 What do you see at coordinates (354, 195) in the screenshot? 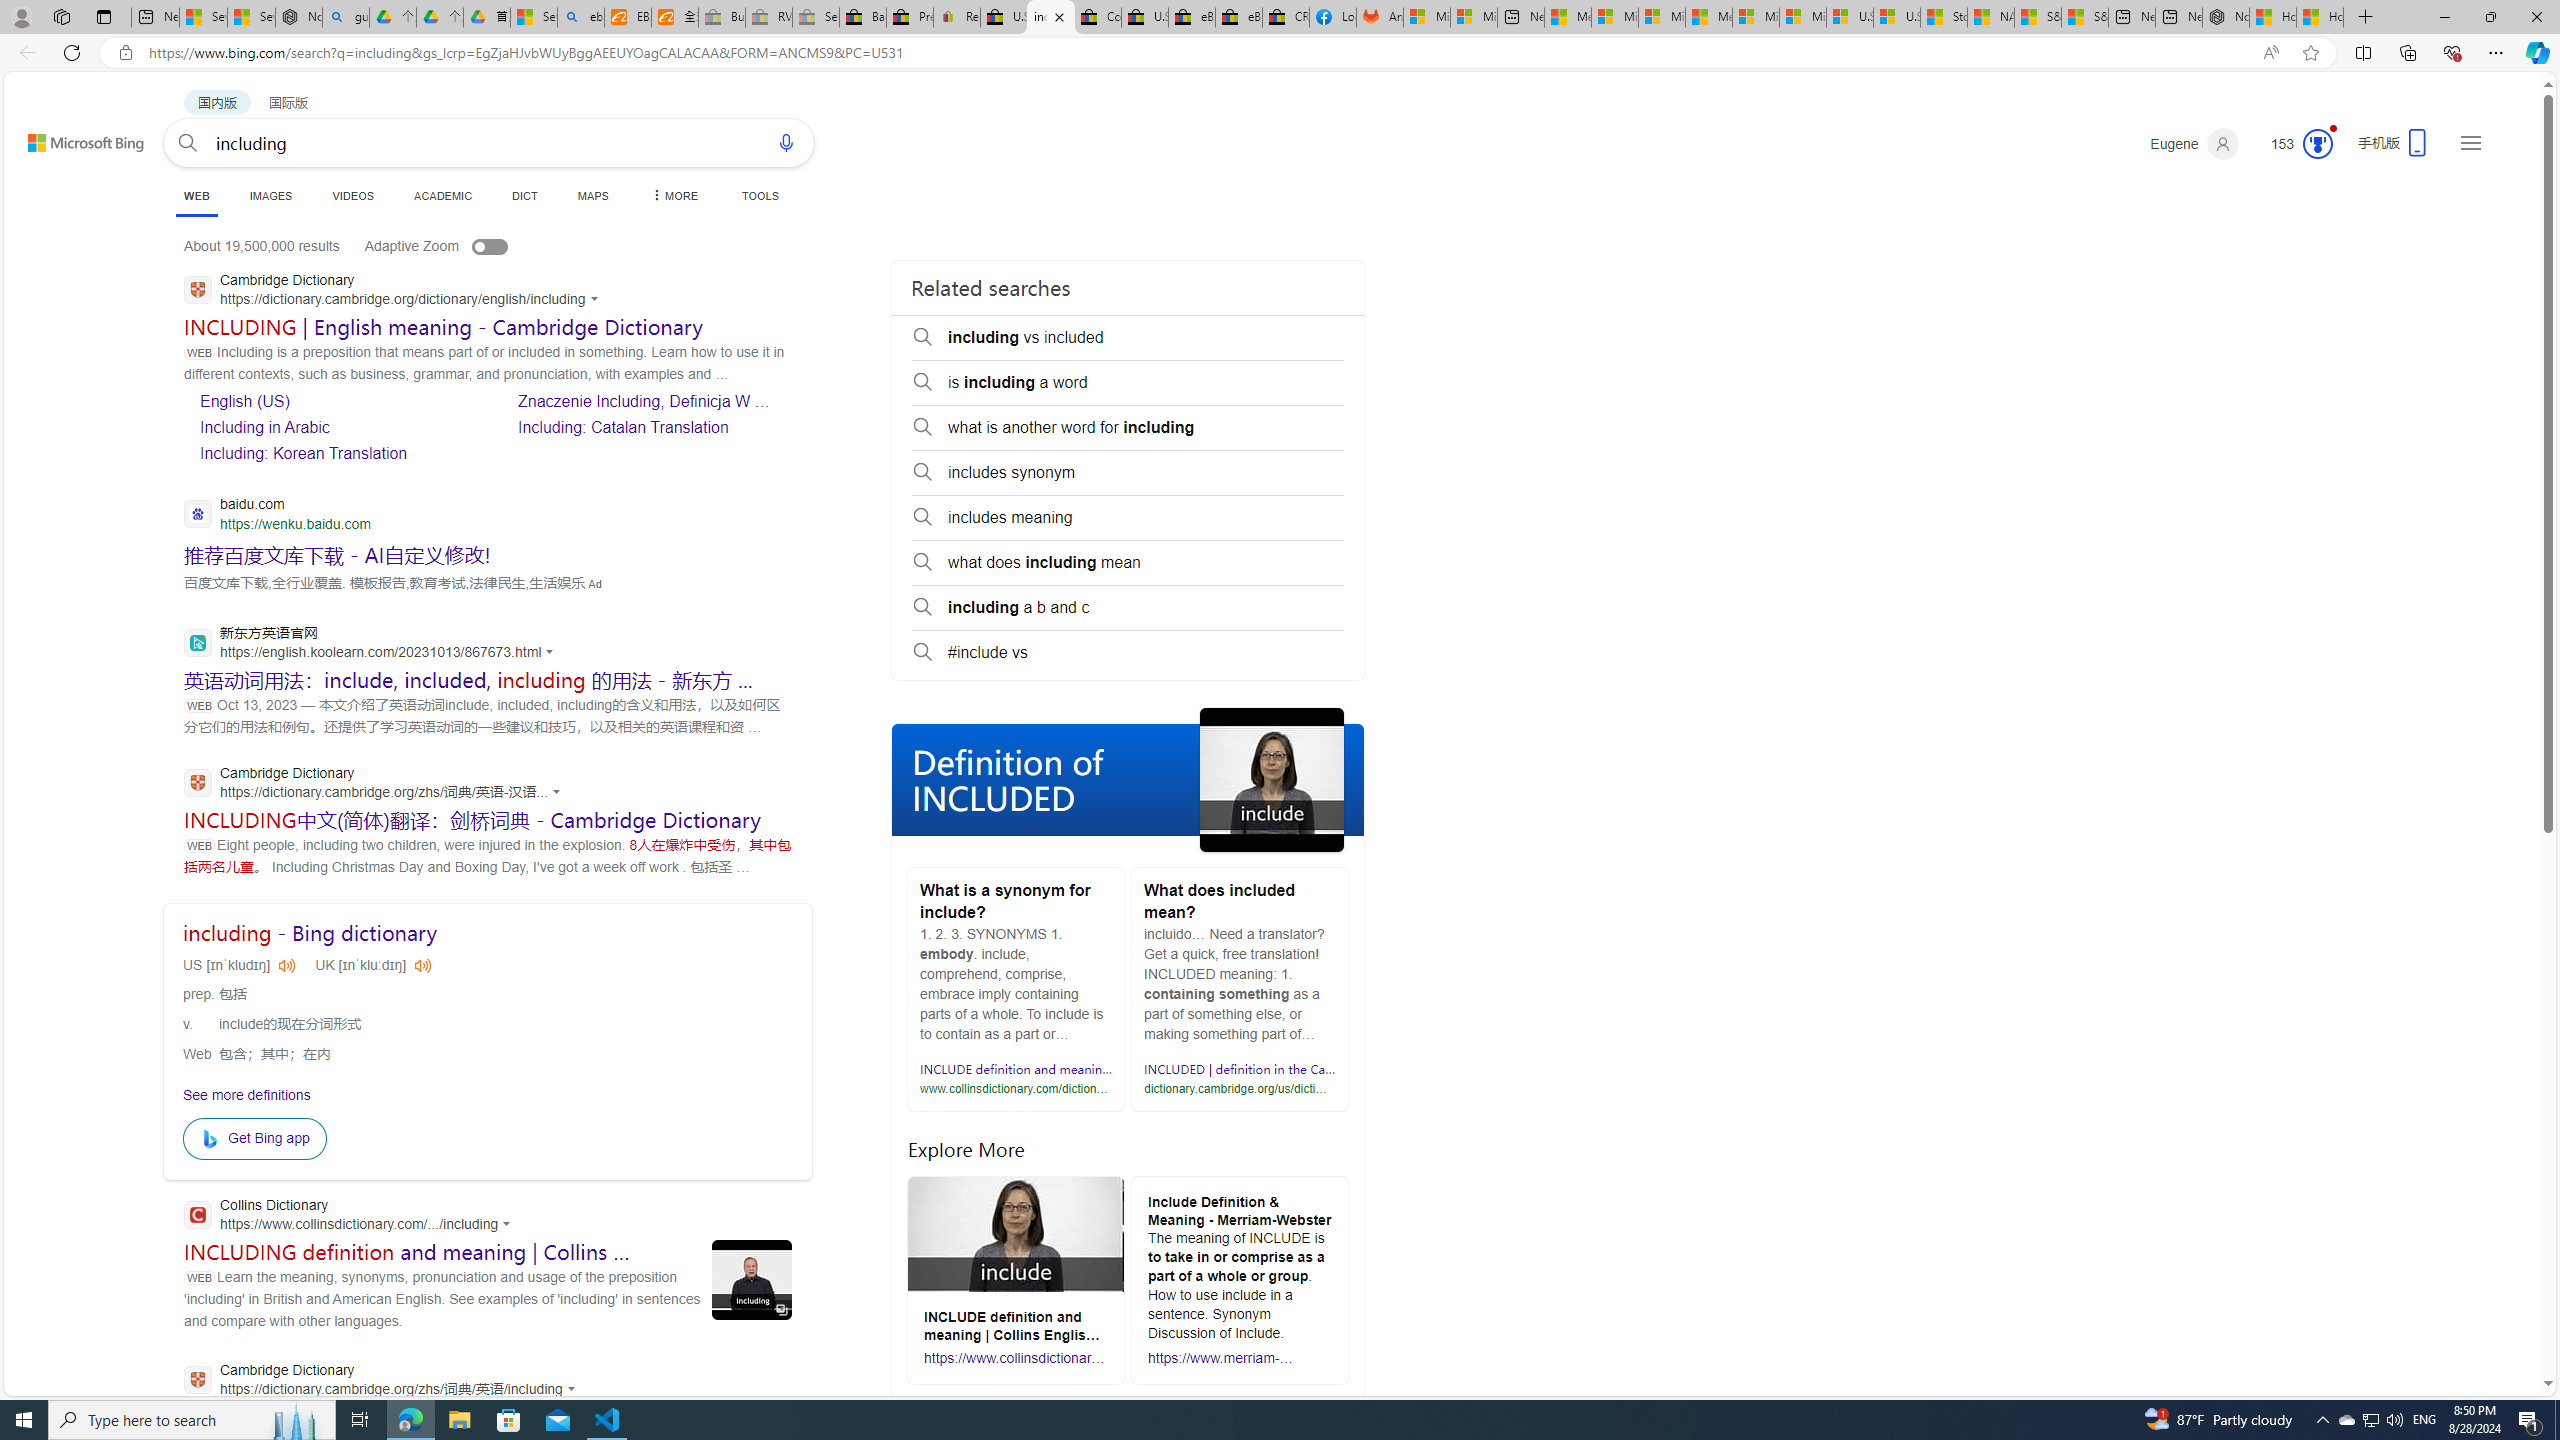
I see `'VIDEOS'` at bounding box center [354, 195].